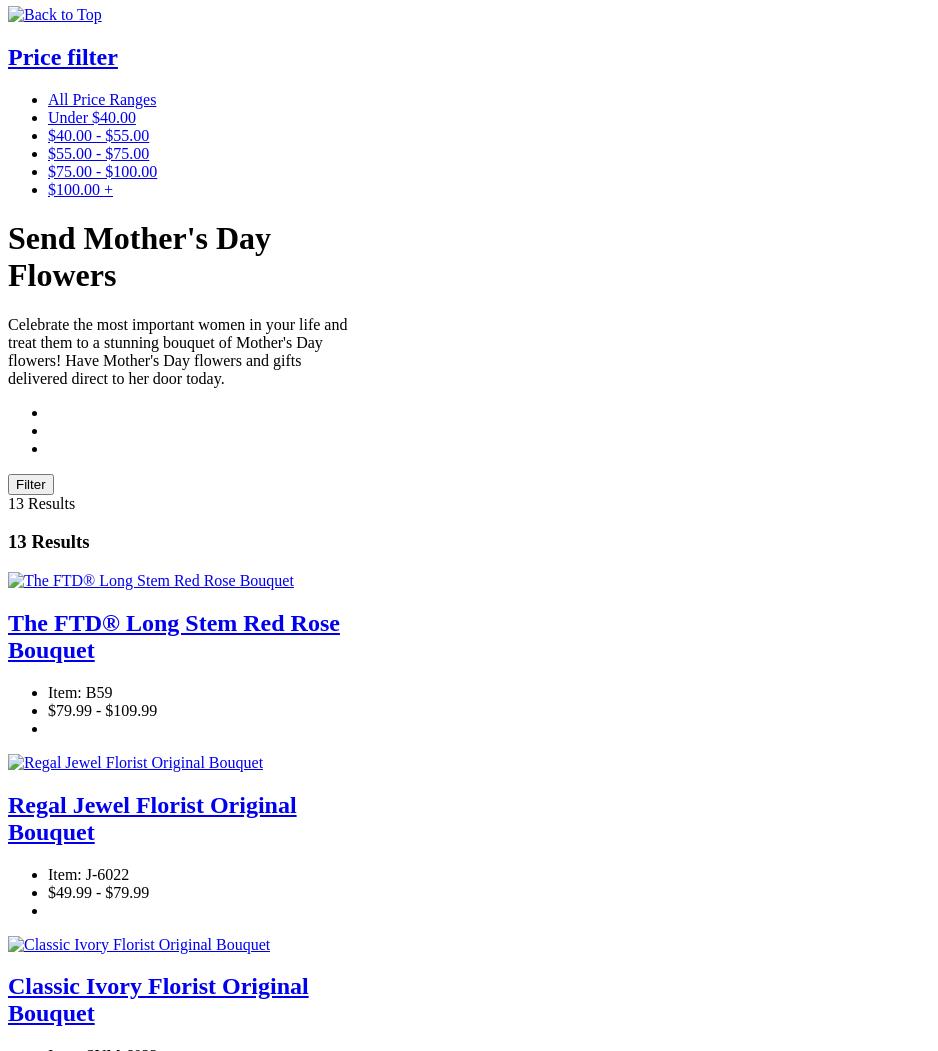 Image resolution: width=938 pixels, height=1051 pixels. I want to click on 'Price filter', so click(61, 55).